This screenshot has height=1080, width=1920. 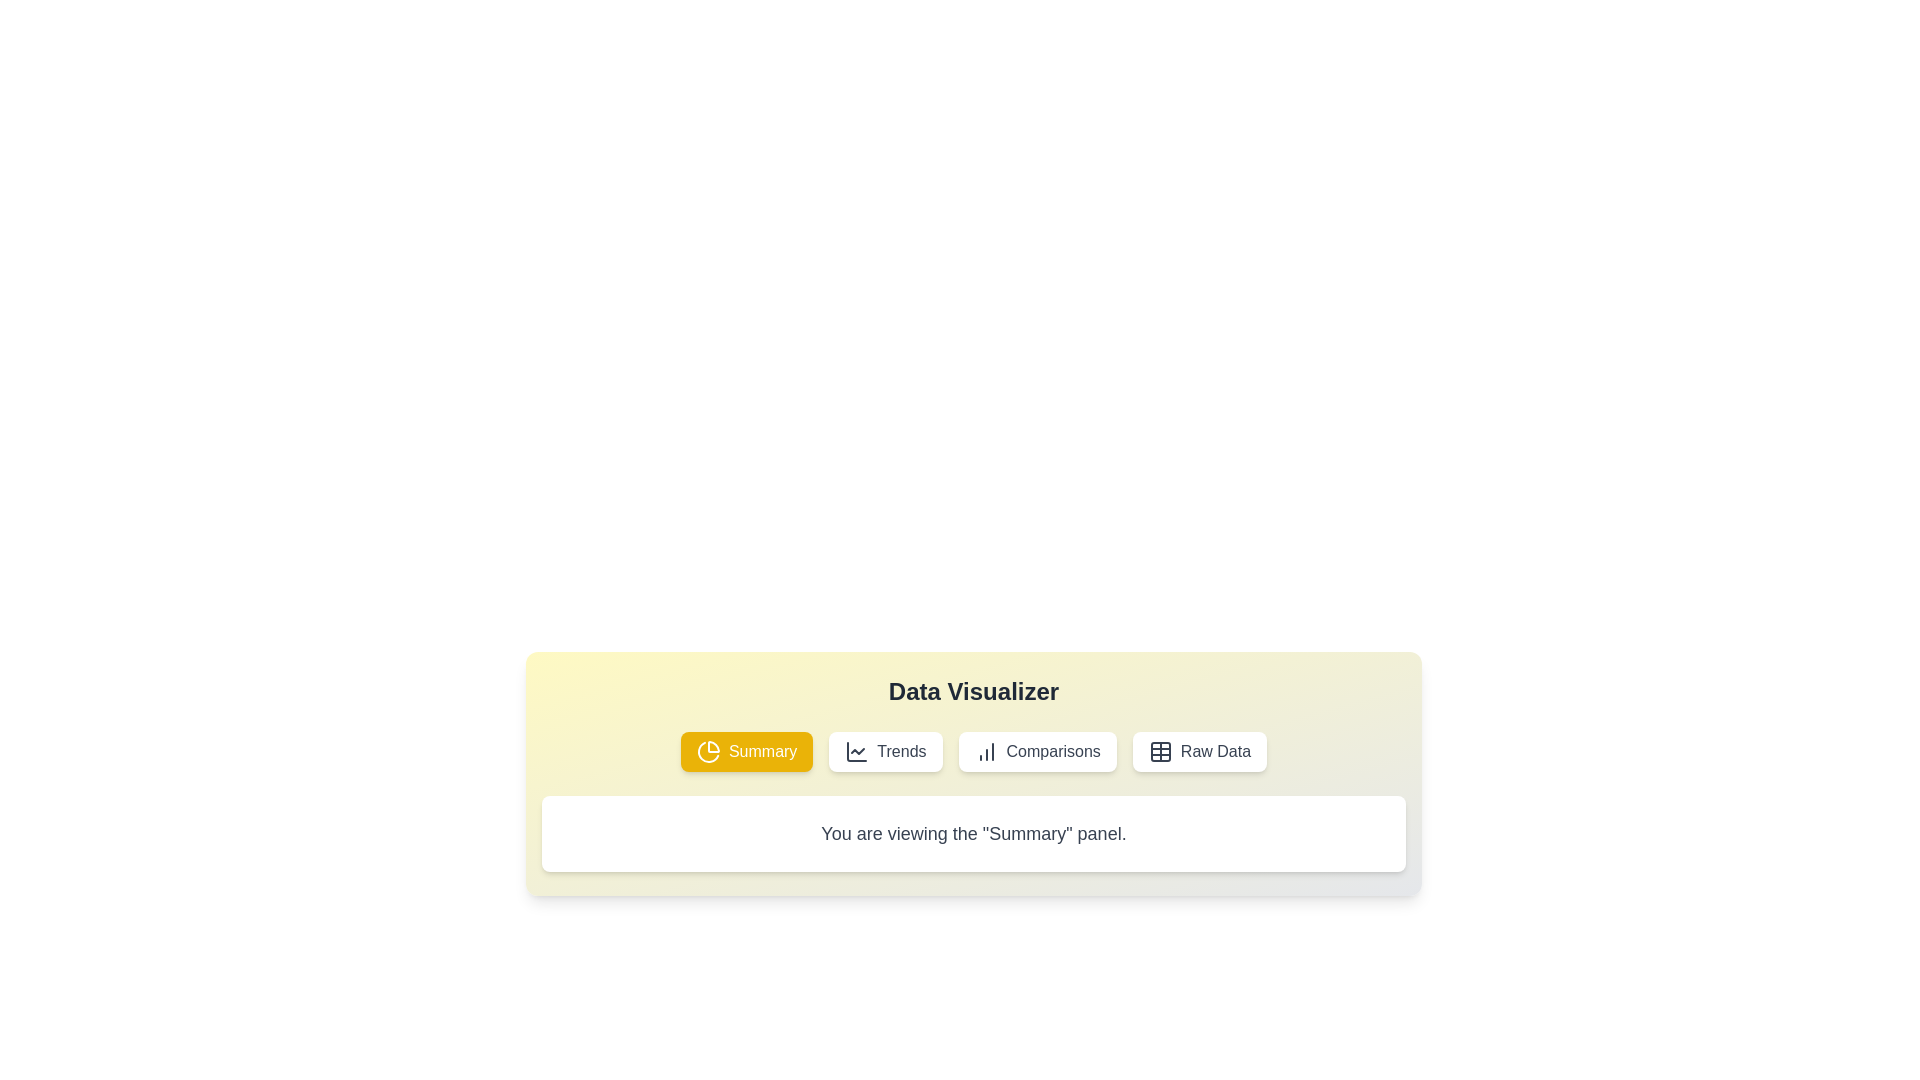 What do you see at coordinates (746, 752) in the screenshot?
I see `the leftmost button in the horizontal navigation bar under 'Data Visualizer'` at bounding box center [746, 752].